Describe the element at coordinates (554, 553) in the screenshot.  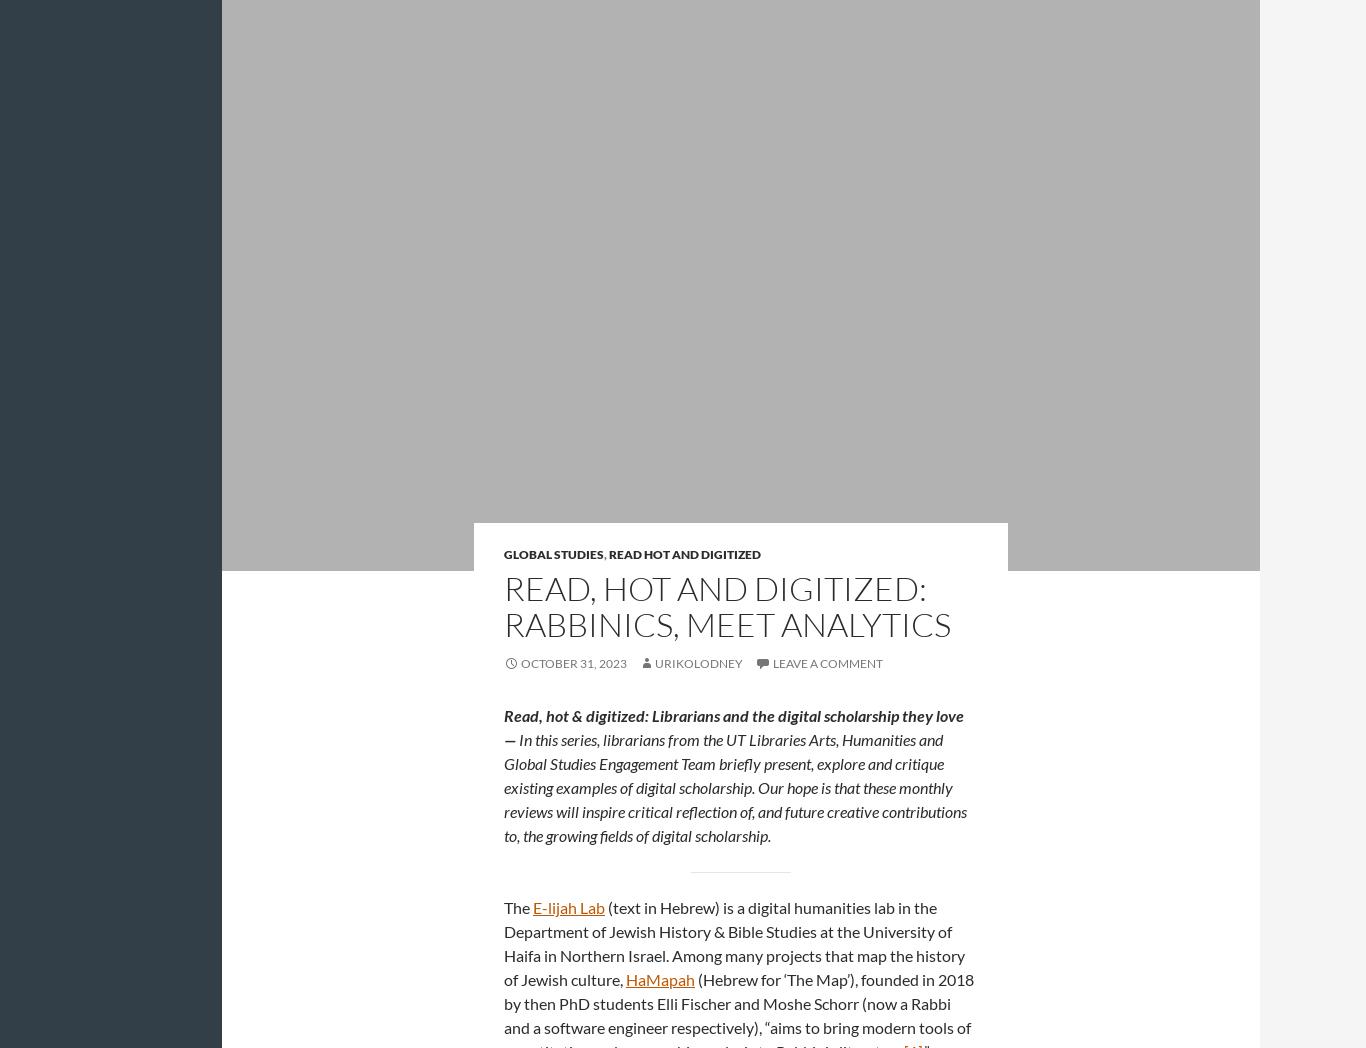
I see `'Global Studies'` at that location.